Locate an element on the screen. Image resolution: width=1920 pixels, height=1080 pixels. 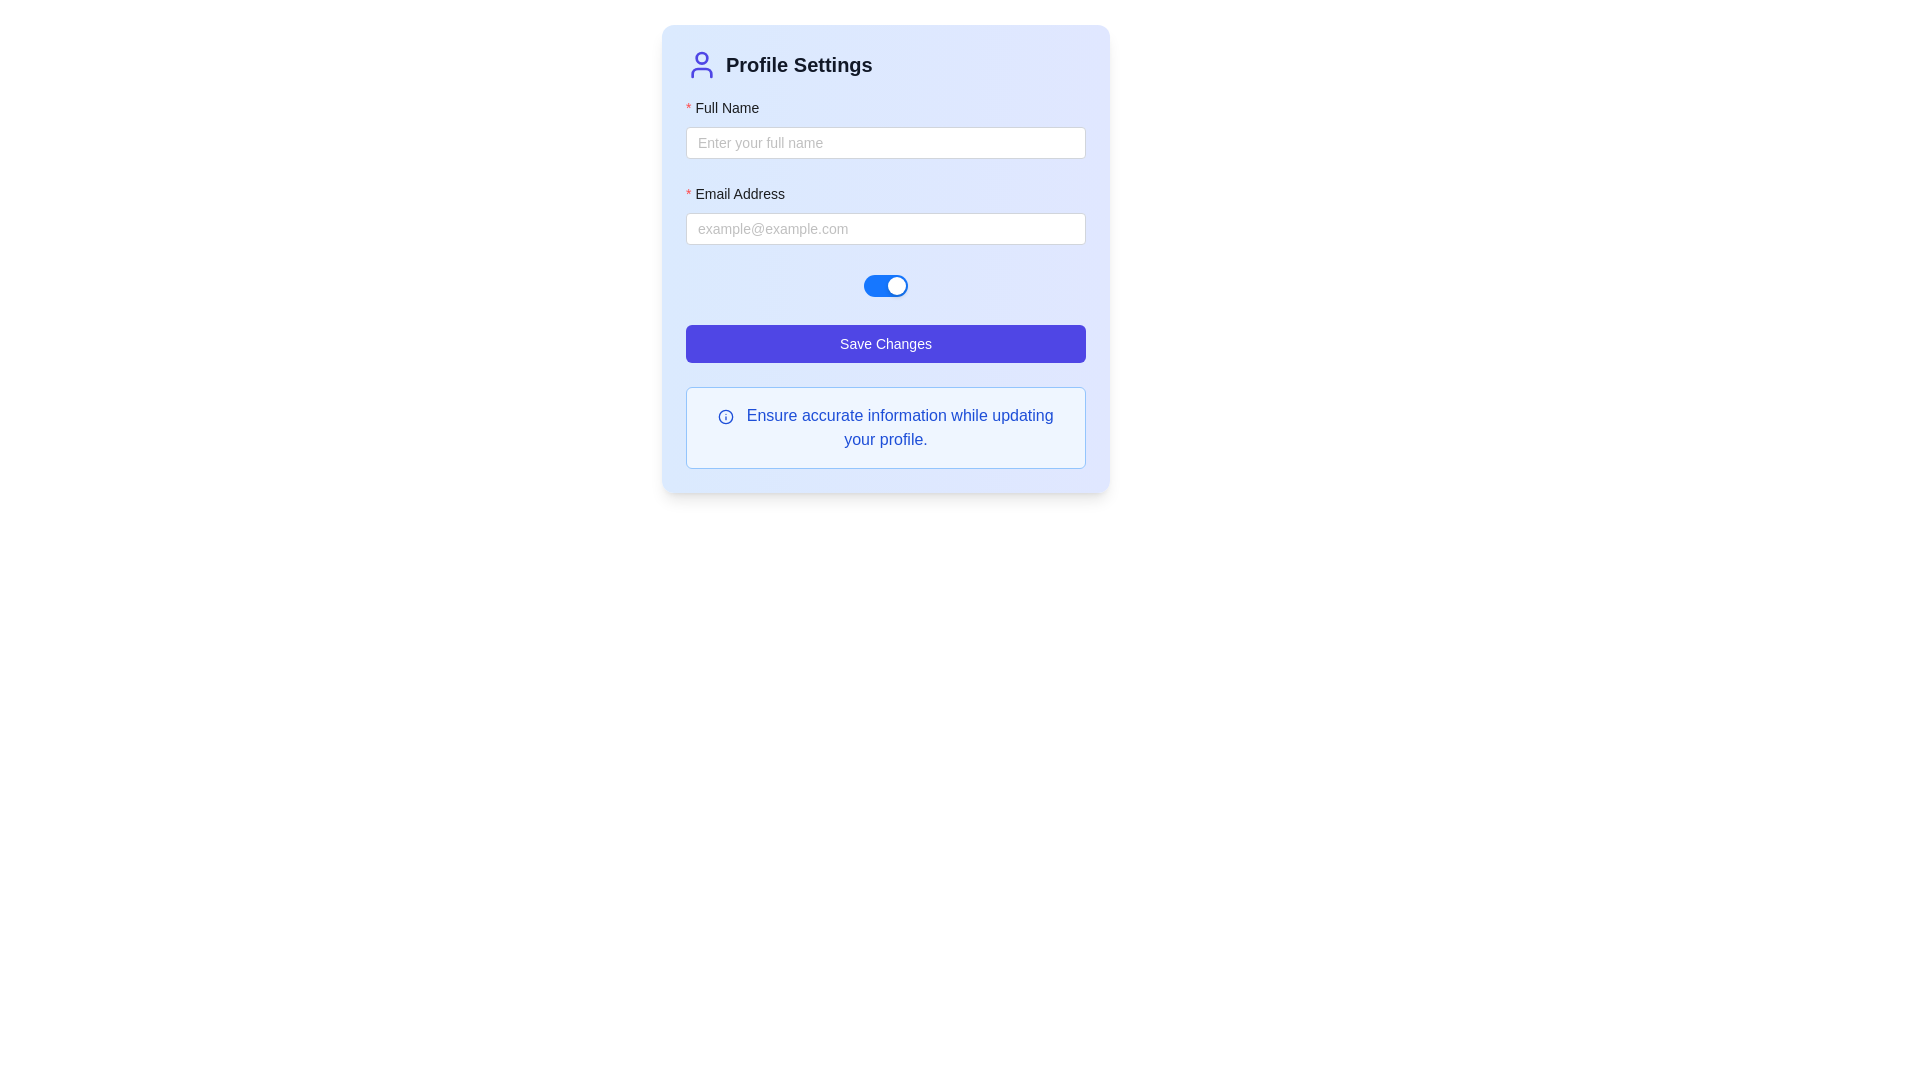
the label that provides guidance for the email input field, which is located below the 'Full Name' section and above the email text box is located at coordinates (741, 193).